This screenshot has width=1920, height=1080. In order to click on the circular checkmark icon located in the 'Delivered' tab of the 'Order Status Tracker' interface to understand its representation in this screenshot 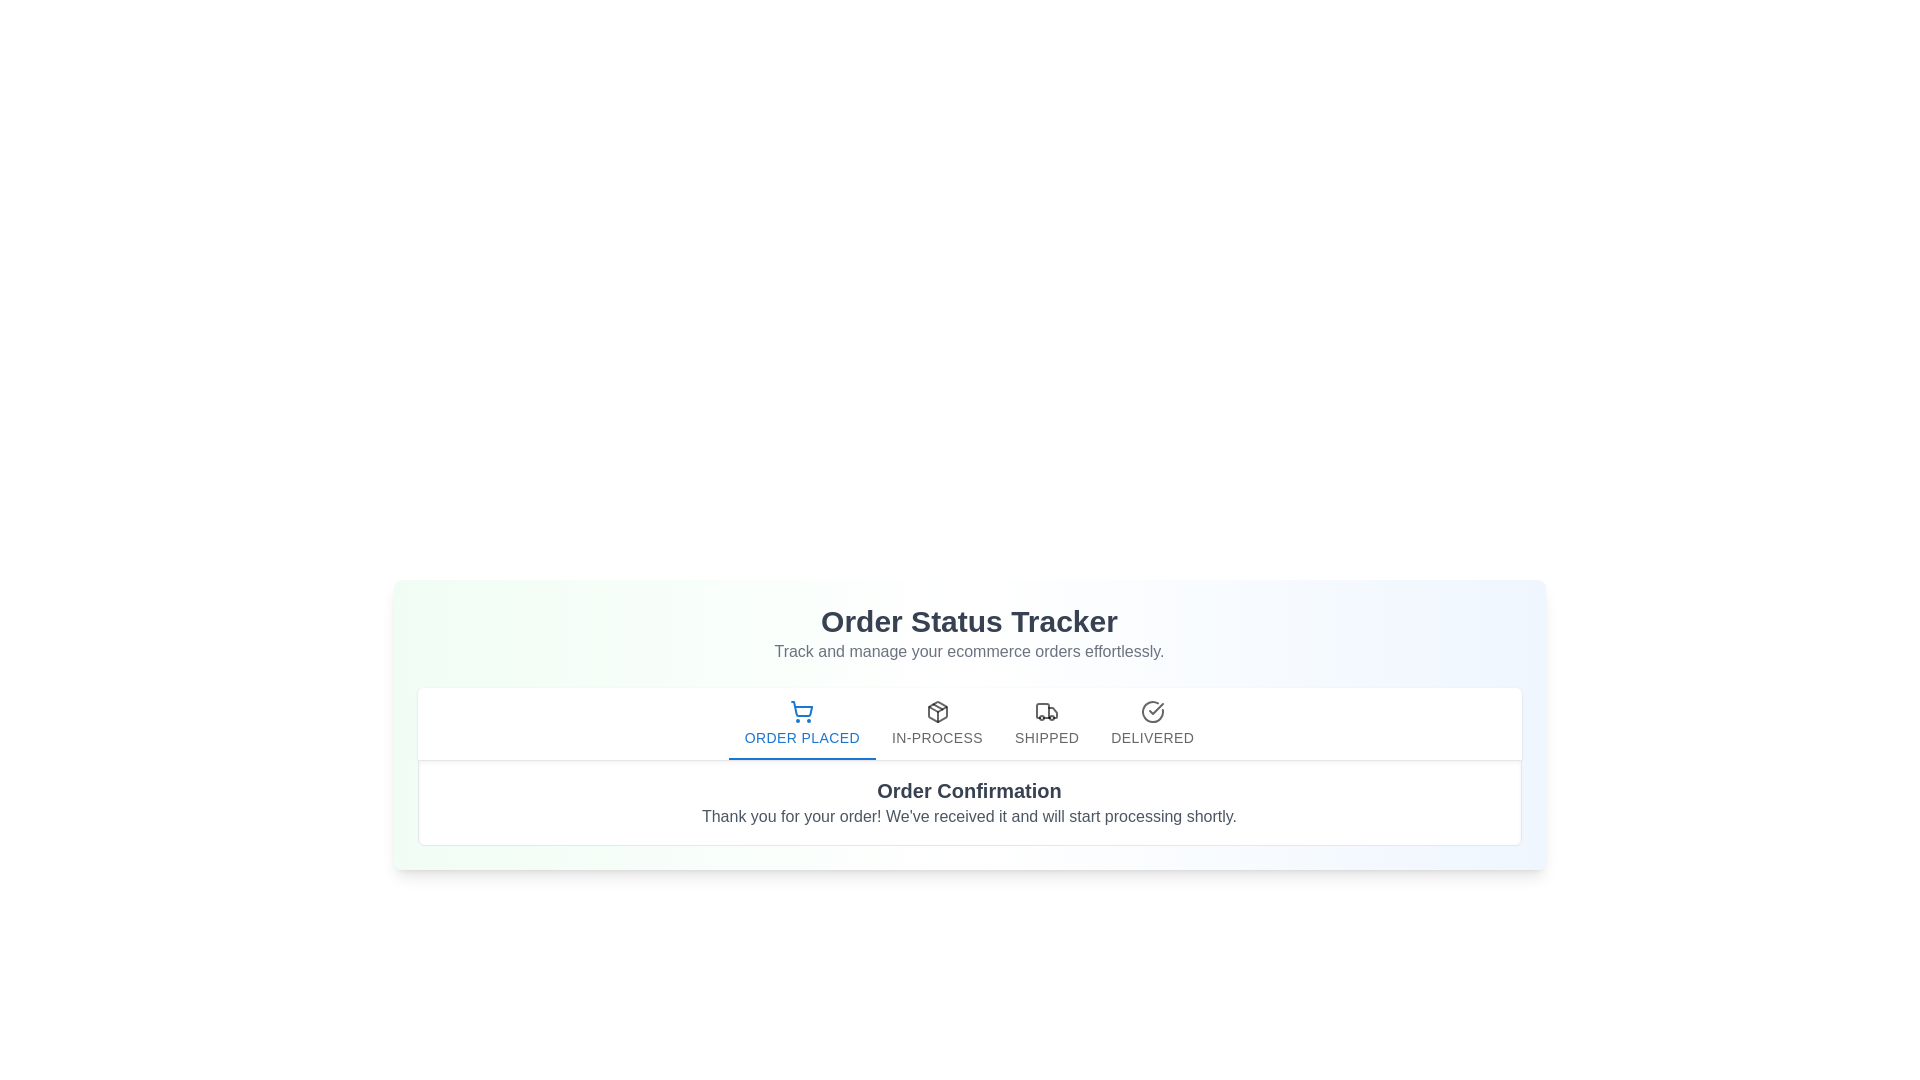, I will do `click(1152, 711)`.